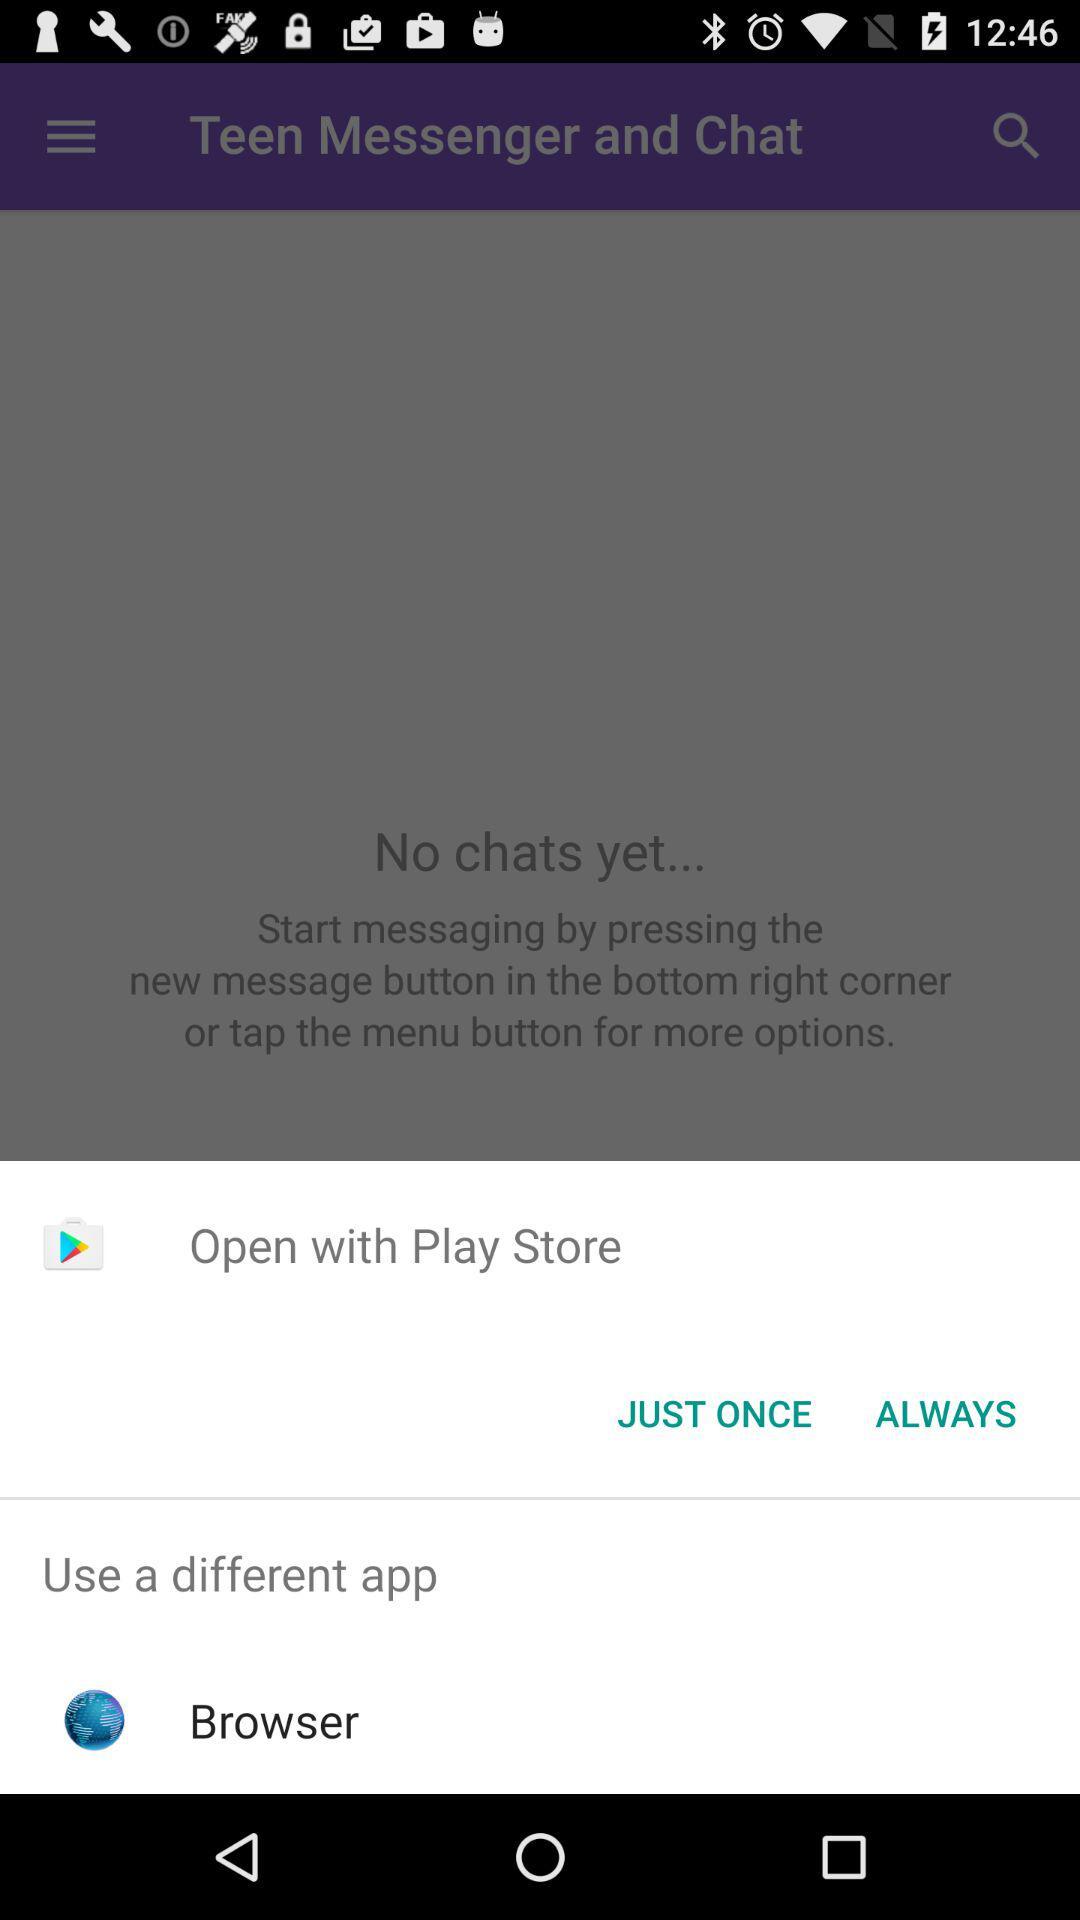 The image size is (1080, 1920). What do you see at coordinates (274, 1719) in the screenshot?
I see `the browser item` at bounding box center [274, 1719].